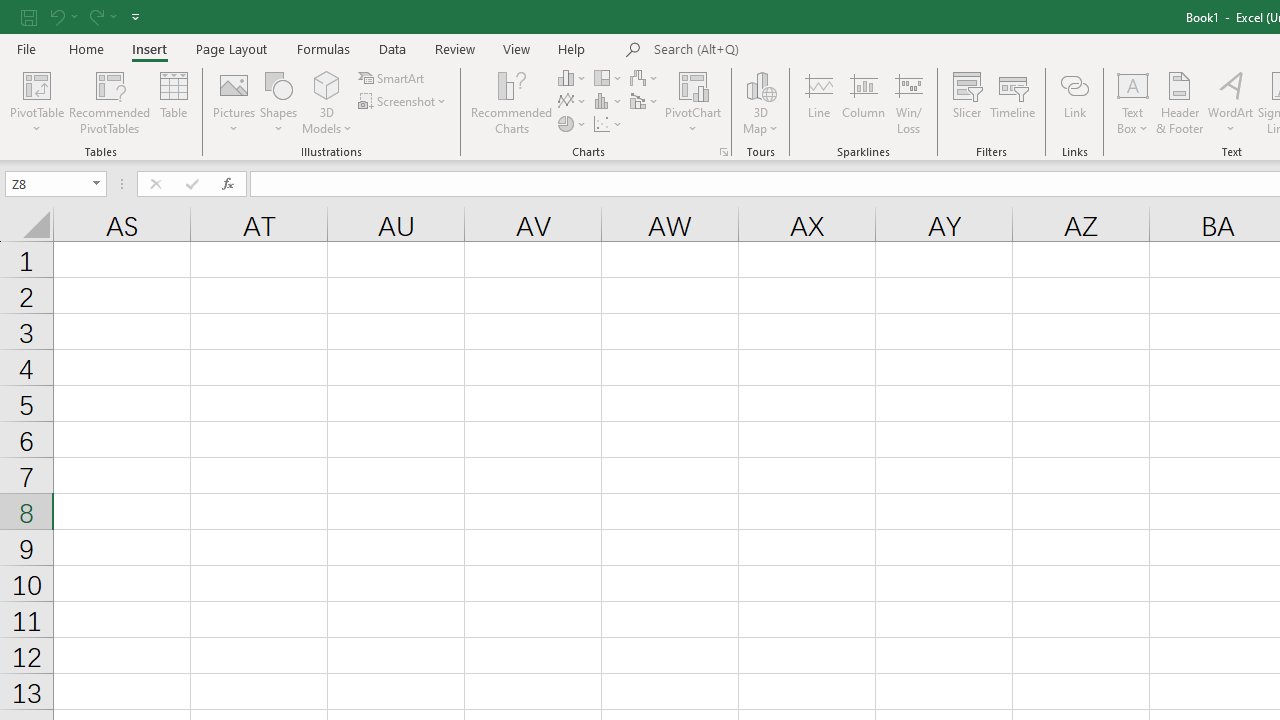 The image size is (1280, 720). I want to click on 'Insert Column or Bar Chart', so click(572, 77).